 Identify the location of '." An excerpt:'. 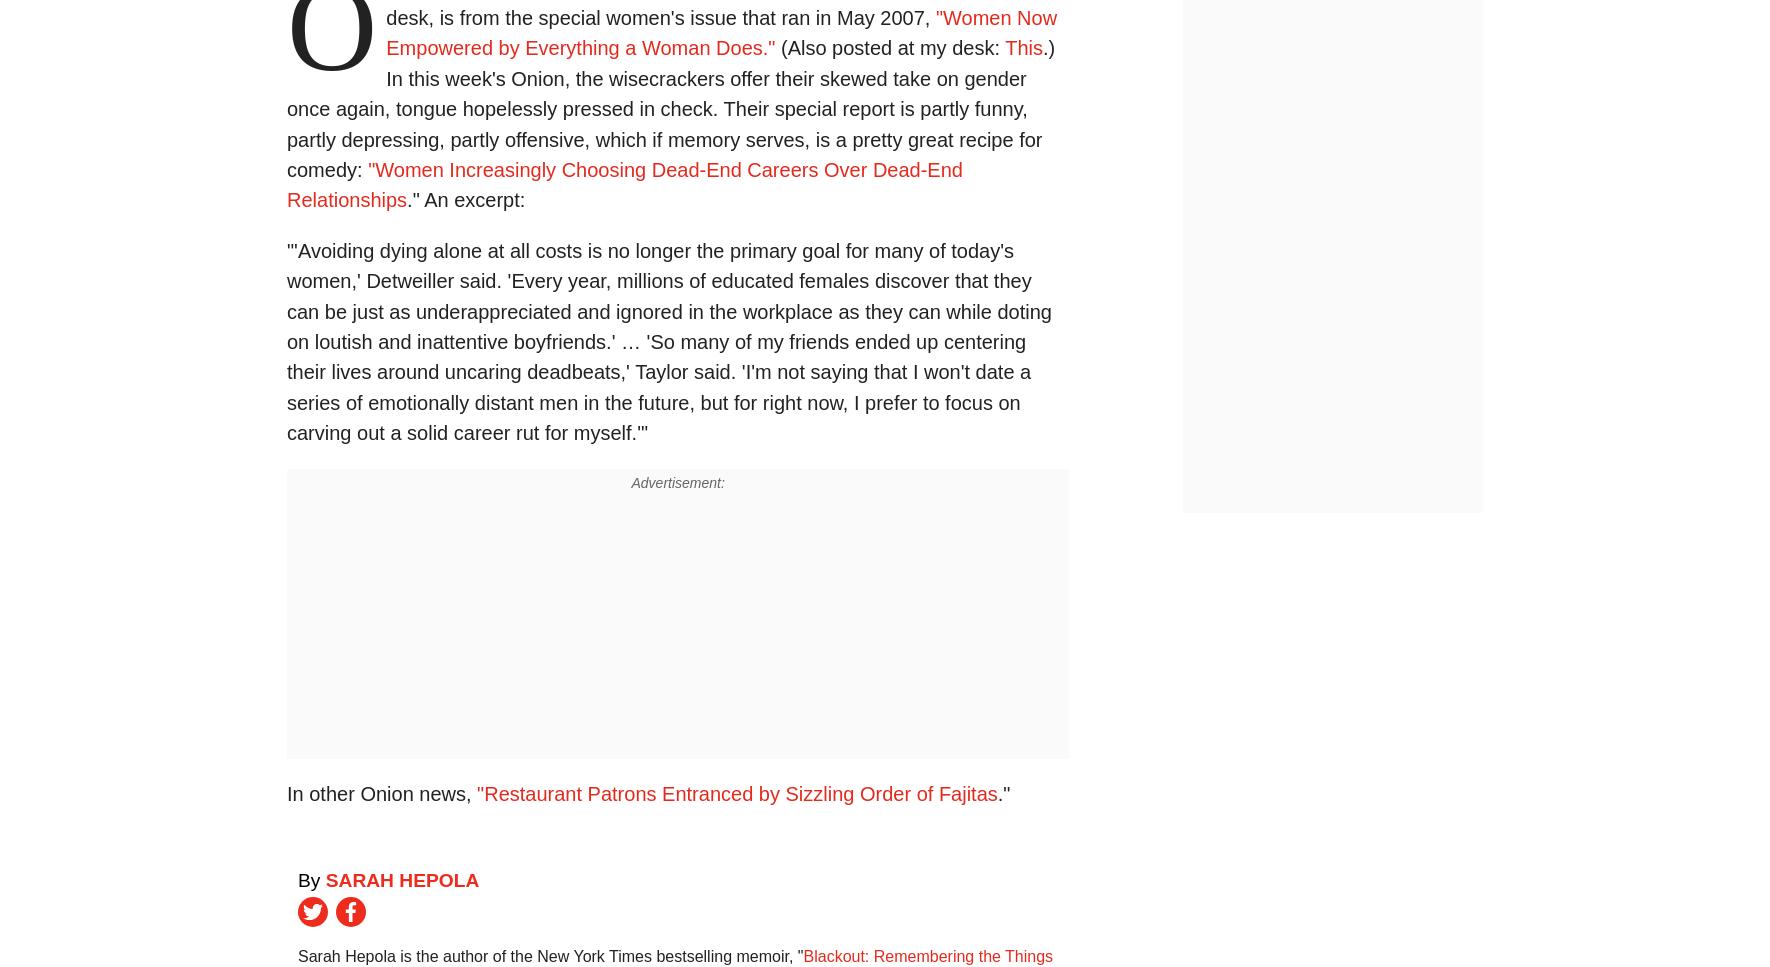
(466, 198).